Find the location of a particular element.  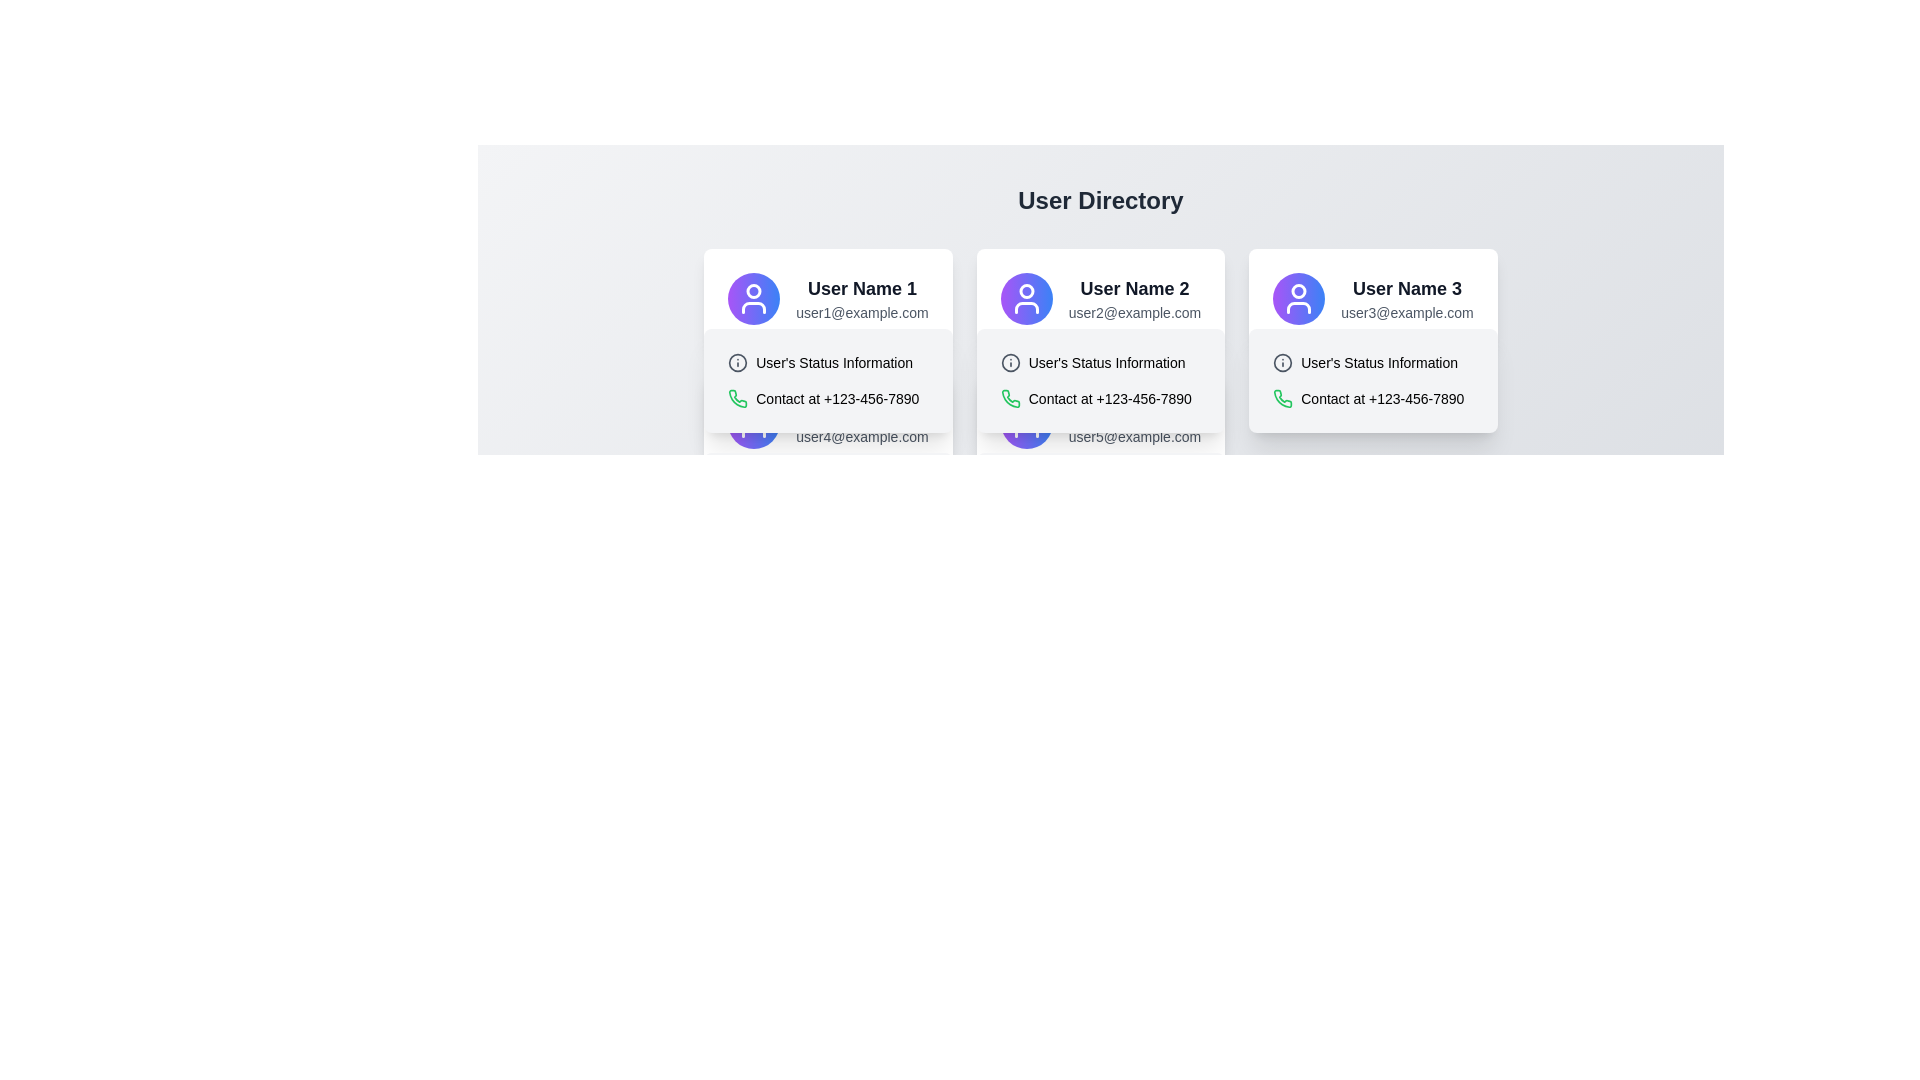

the Label with icon that provides additional context or status about the user, located in the upper half of the card structure below the title and email information is located at coordinates (828, 362).